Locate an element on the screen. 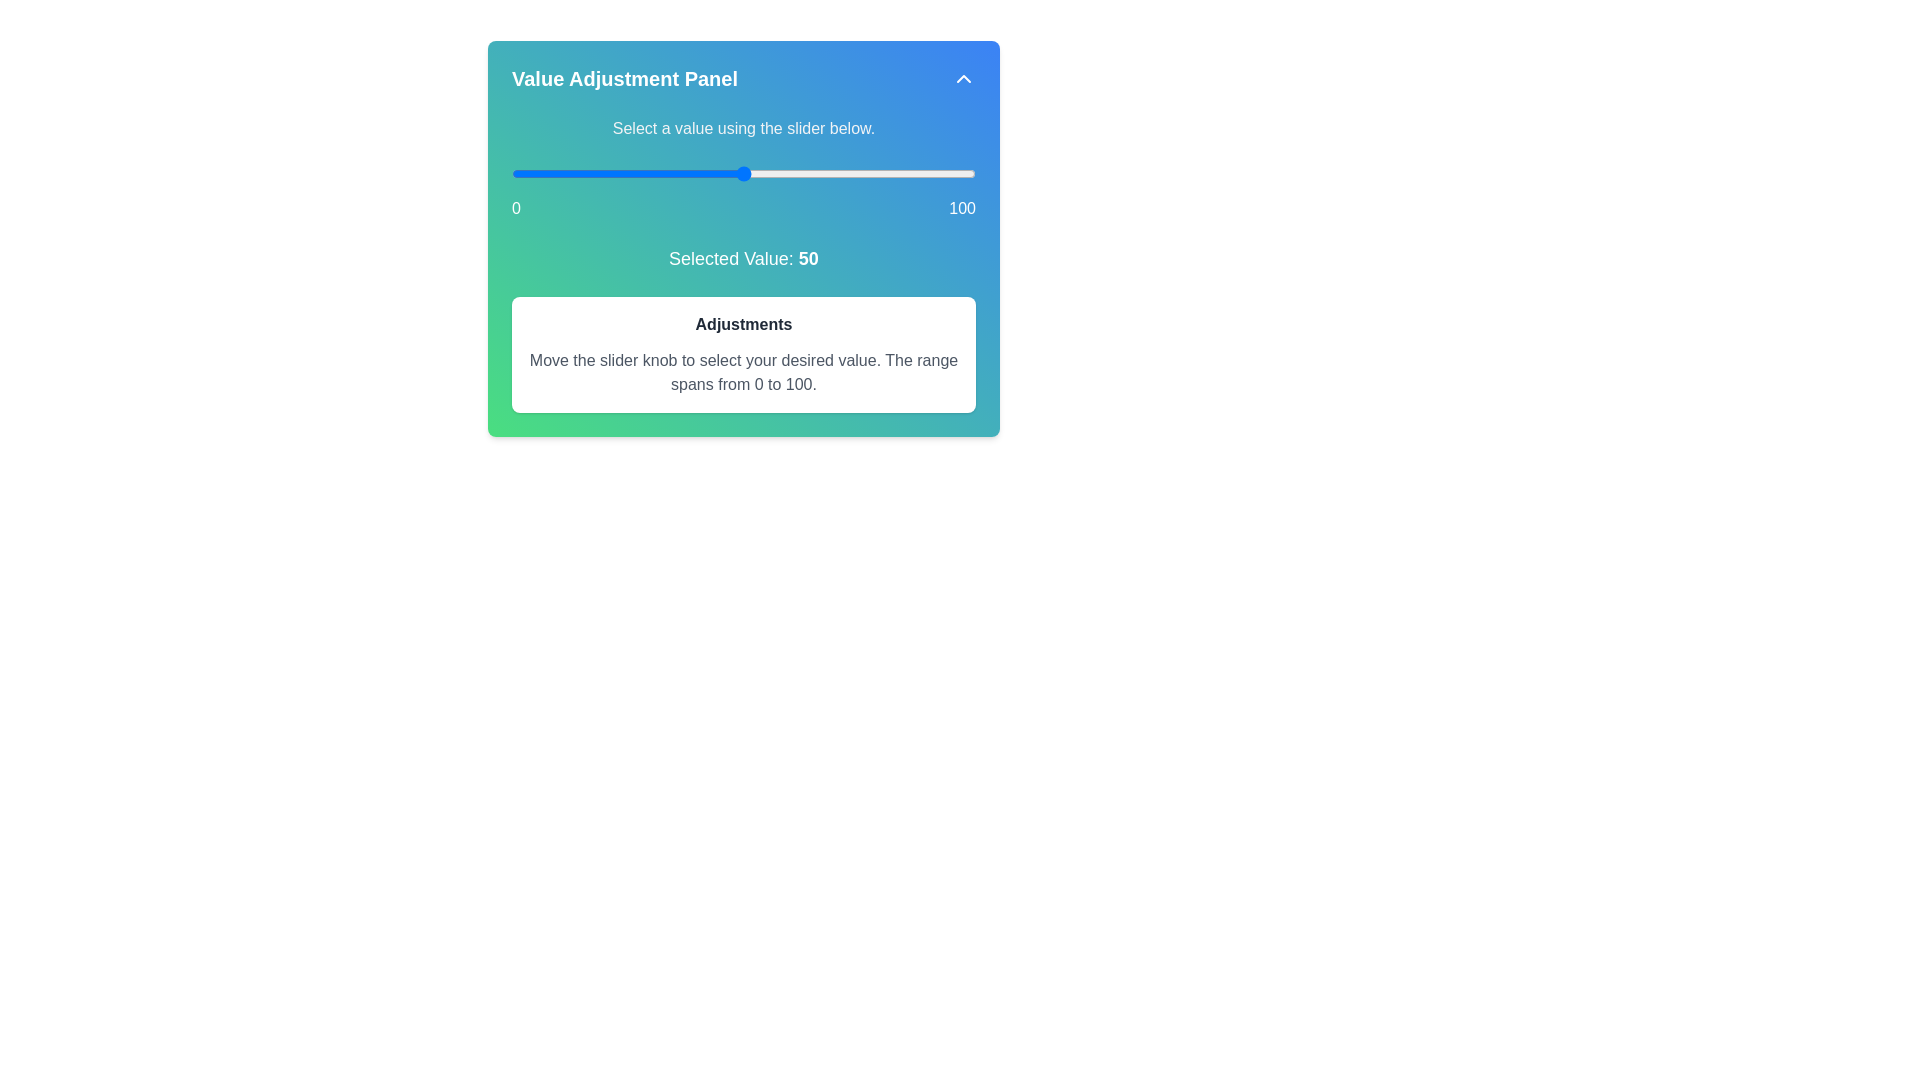 This screenshot has height=1080, width=1920. the slider knob horizontally is located at coordinates (743, 172).